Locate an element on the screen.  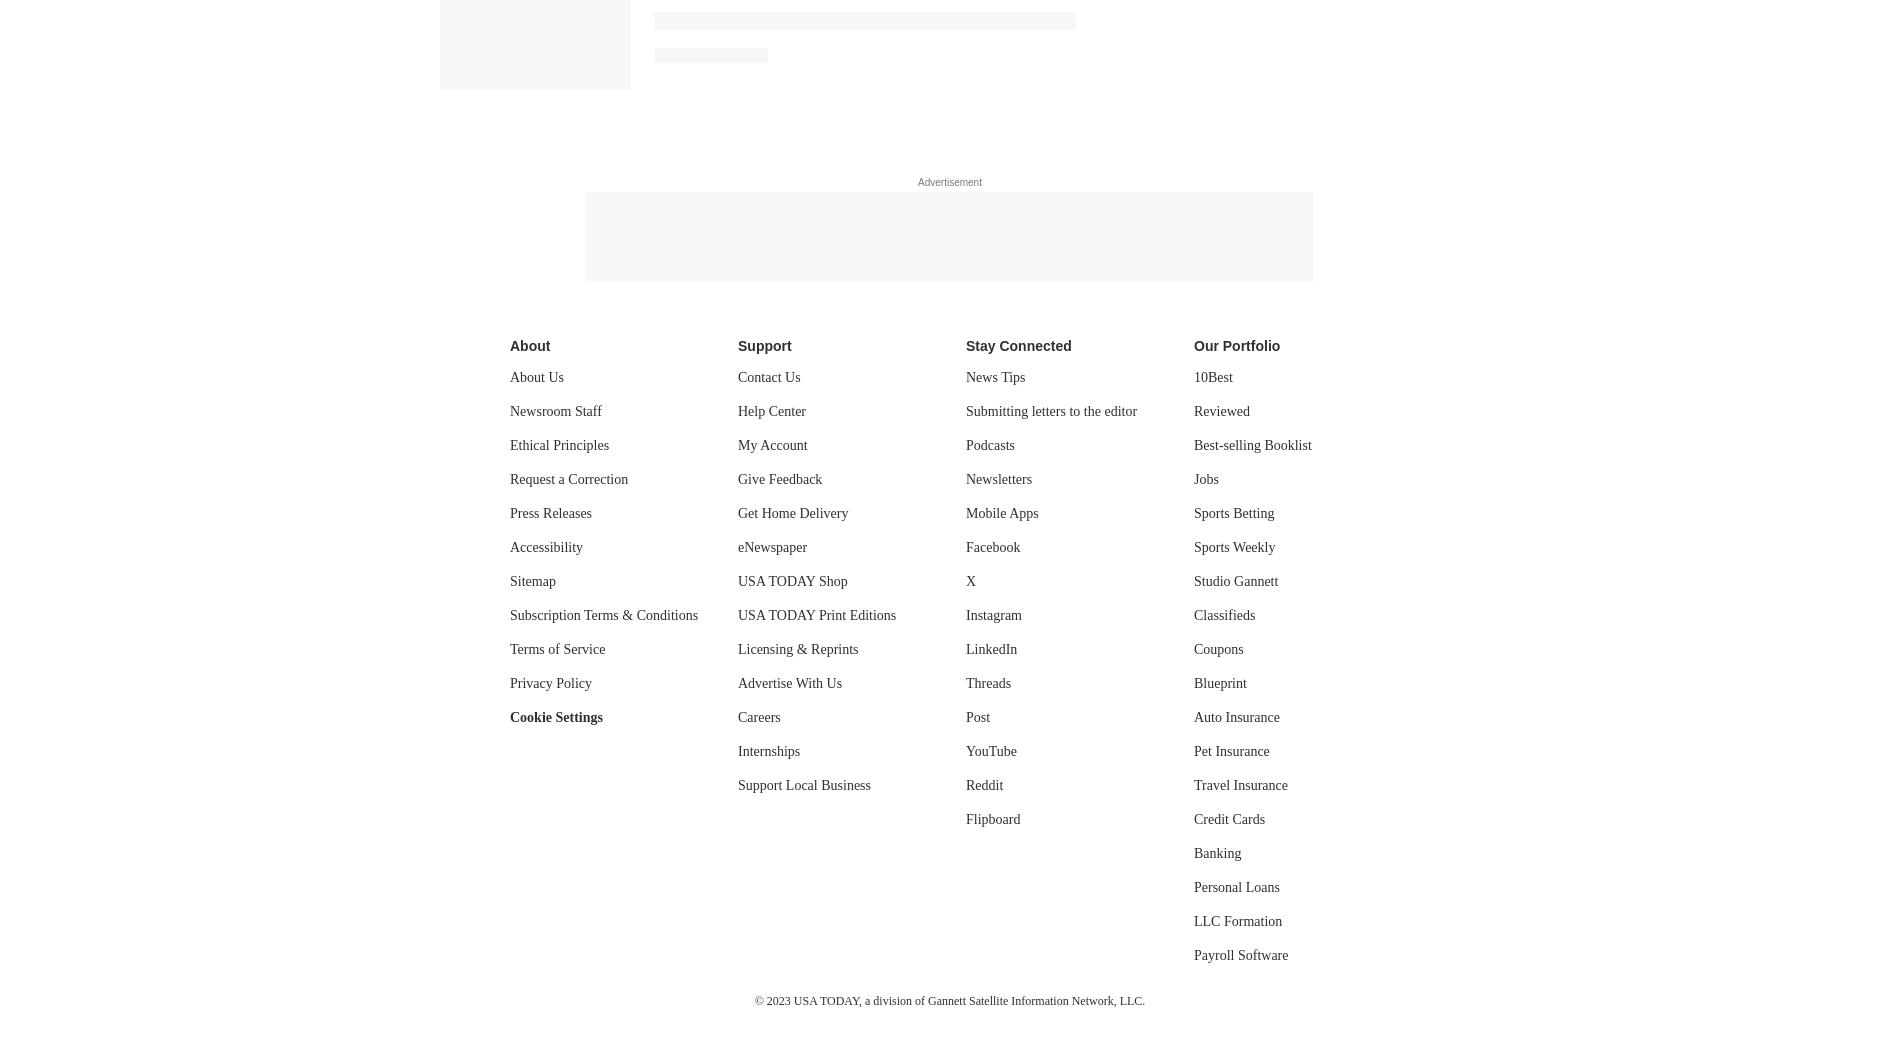
'Newsroom Staff' is located at coordinates (555, 411).